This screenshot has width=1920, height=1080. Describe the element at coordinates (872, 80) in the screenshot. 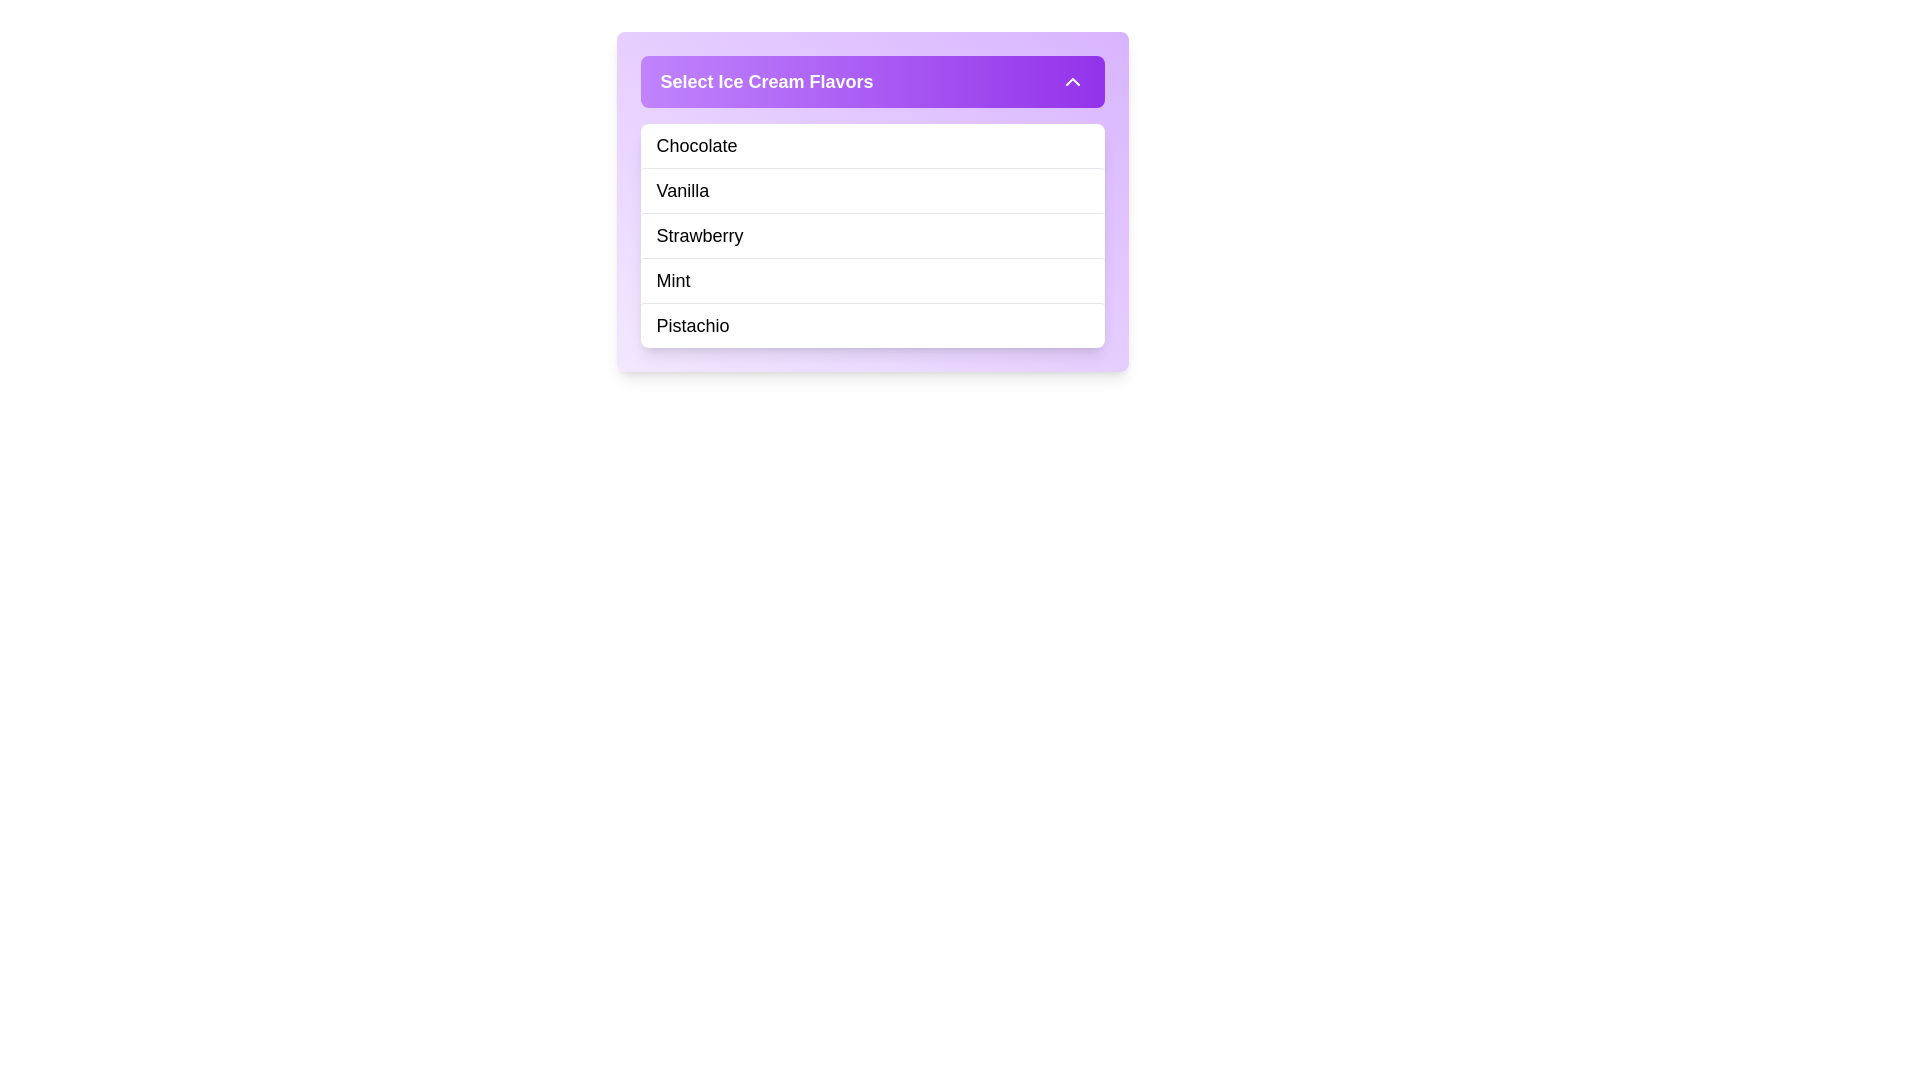

I see `the Dropdown Header labeled 'Select Ice Cream Flavors'` at that location.